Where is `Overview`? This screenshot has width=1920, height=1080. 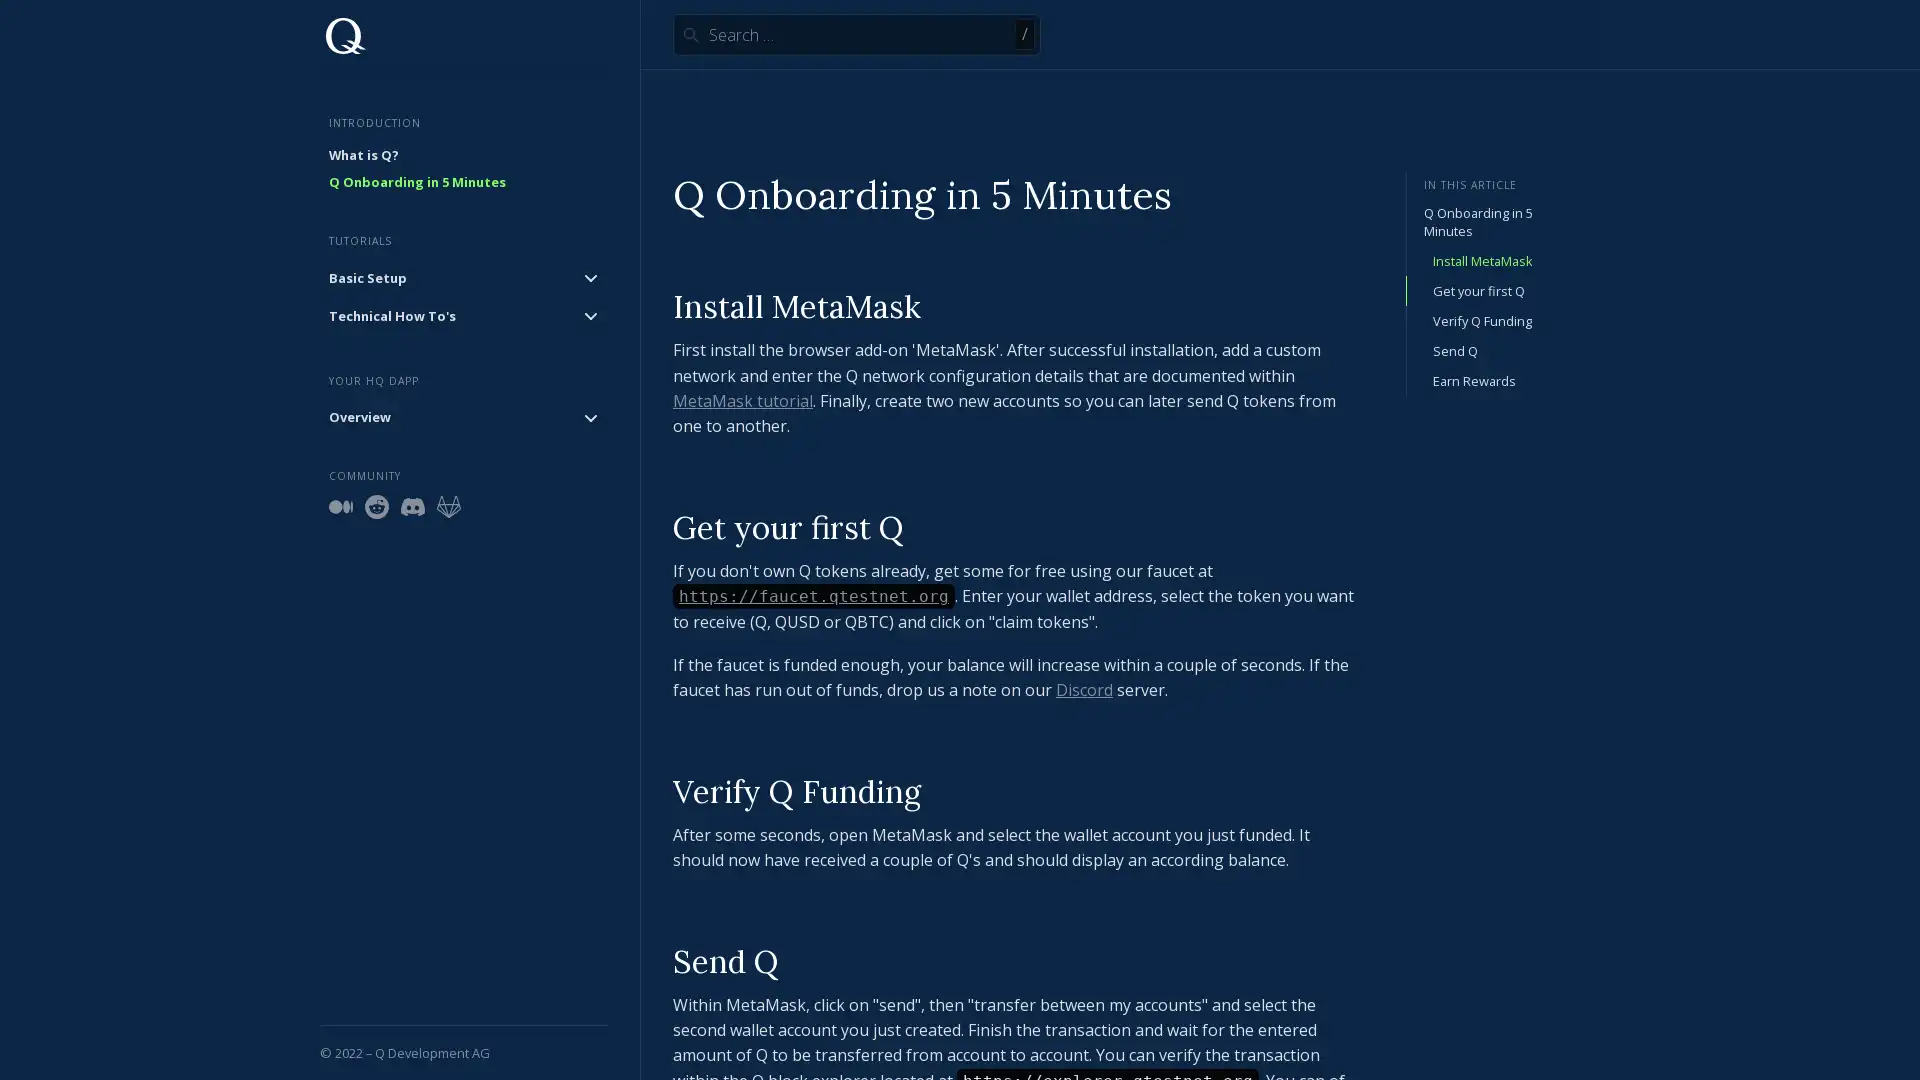 Overview is located at coordinates (463, 415).